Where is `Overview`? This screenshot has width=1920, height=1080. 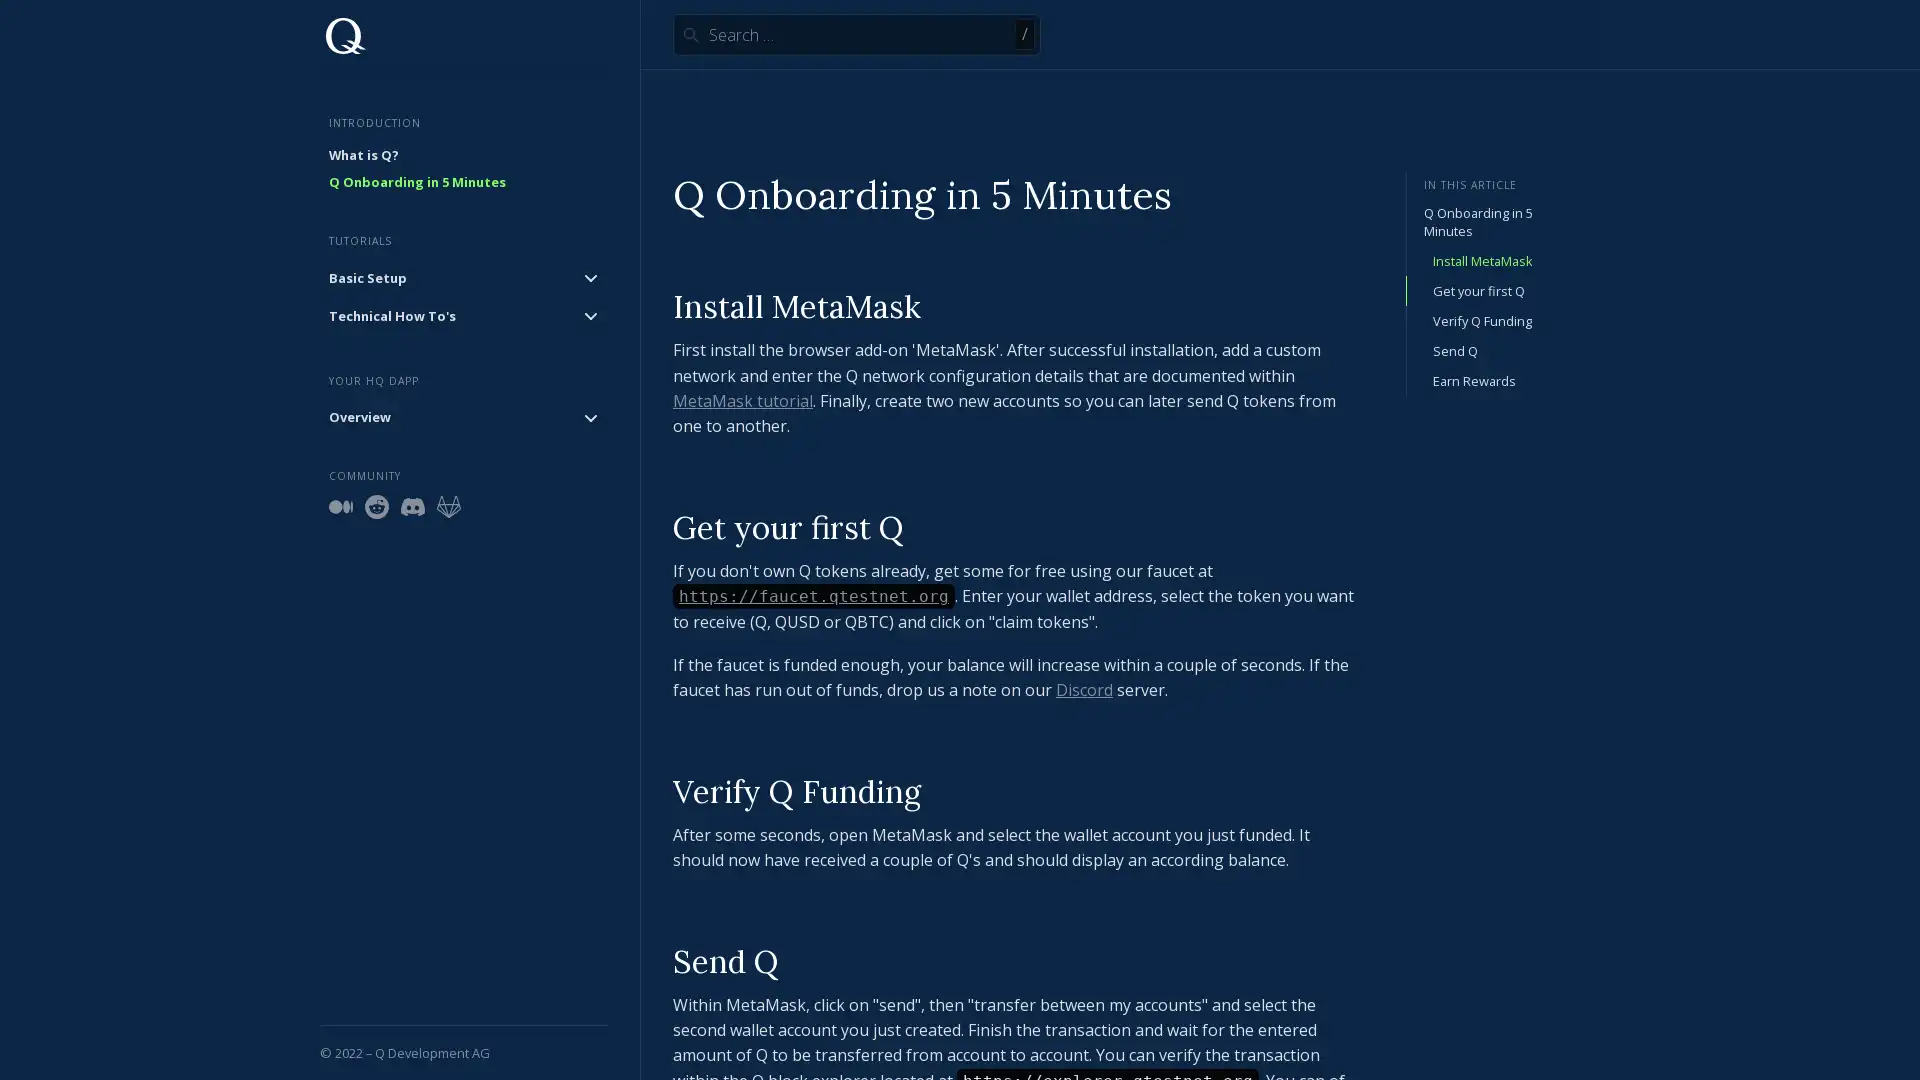 Overview is located at coordinates (463, 415).